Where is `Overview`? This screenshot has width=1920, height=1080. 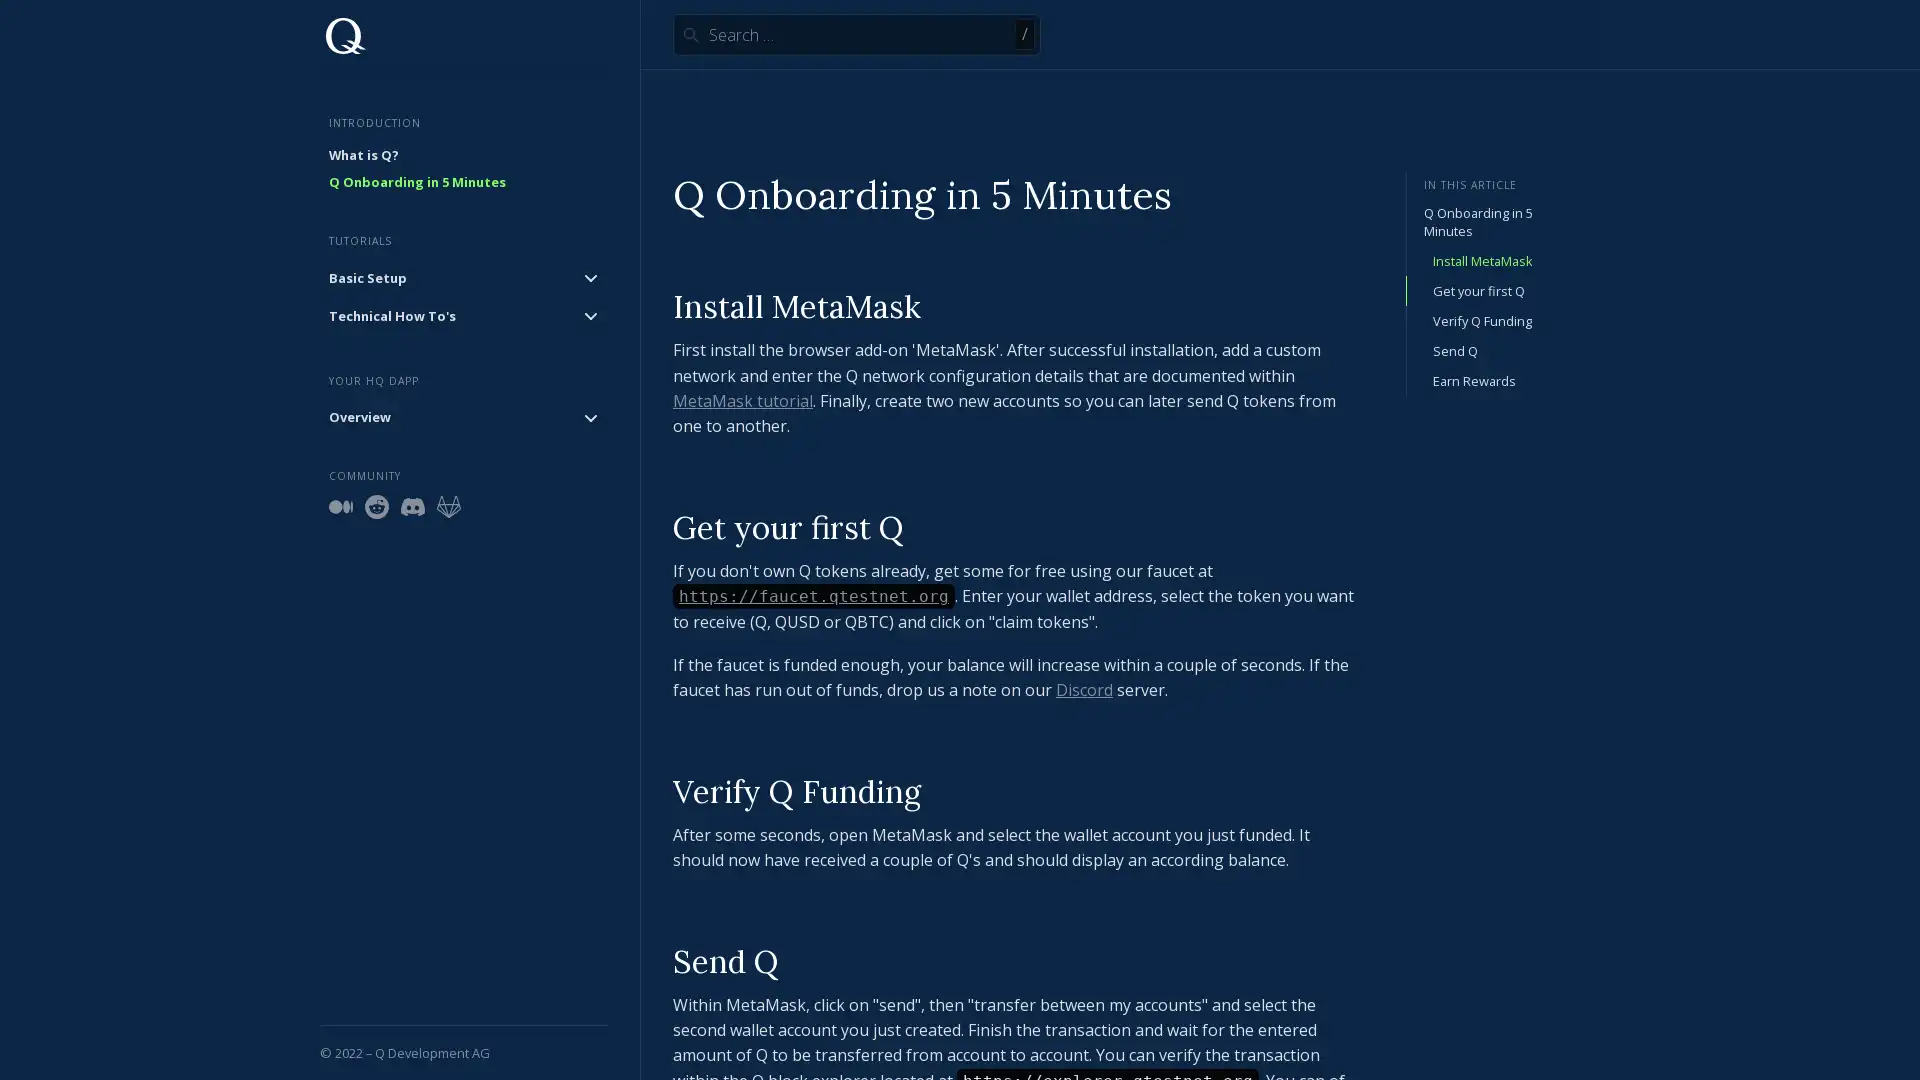 Overview is located at coordinates (463, 415).